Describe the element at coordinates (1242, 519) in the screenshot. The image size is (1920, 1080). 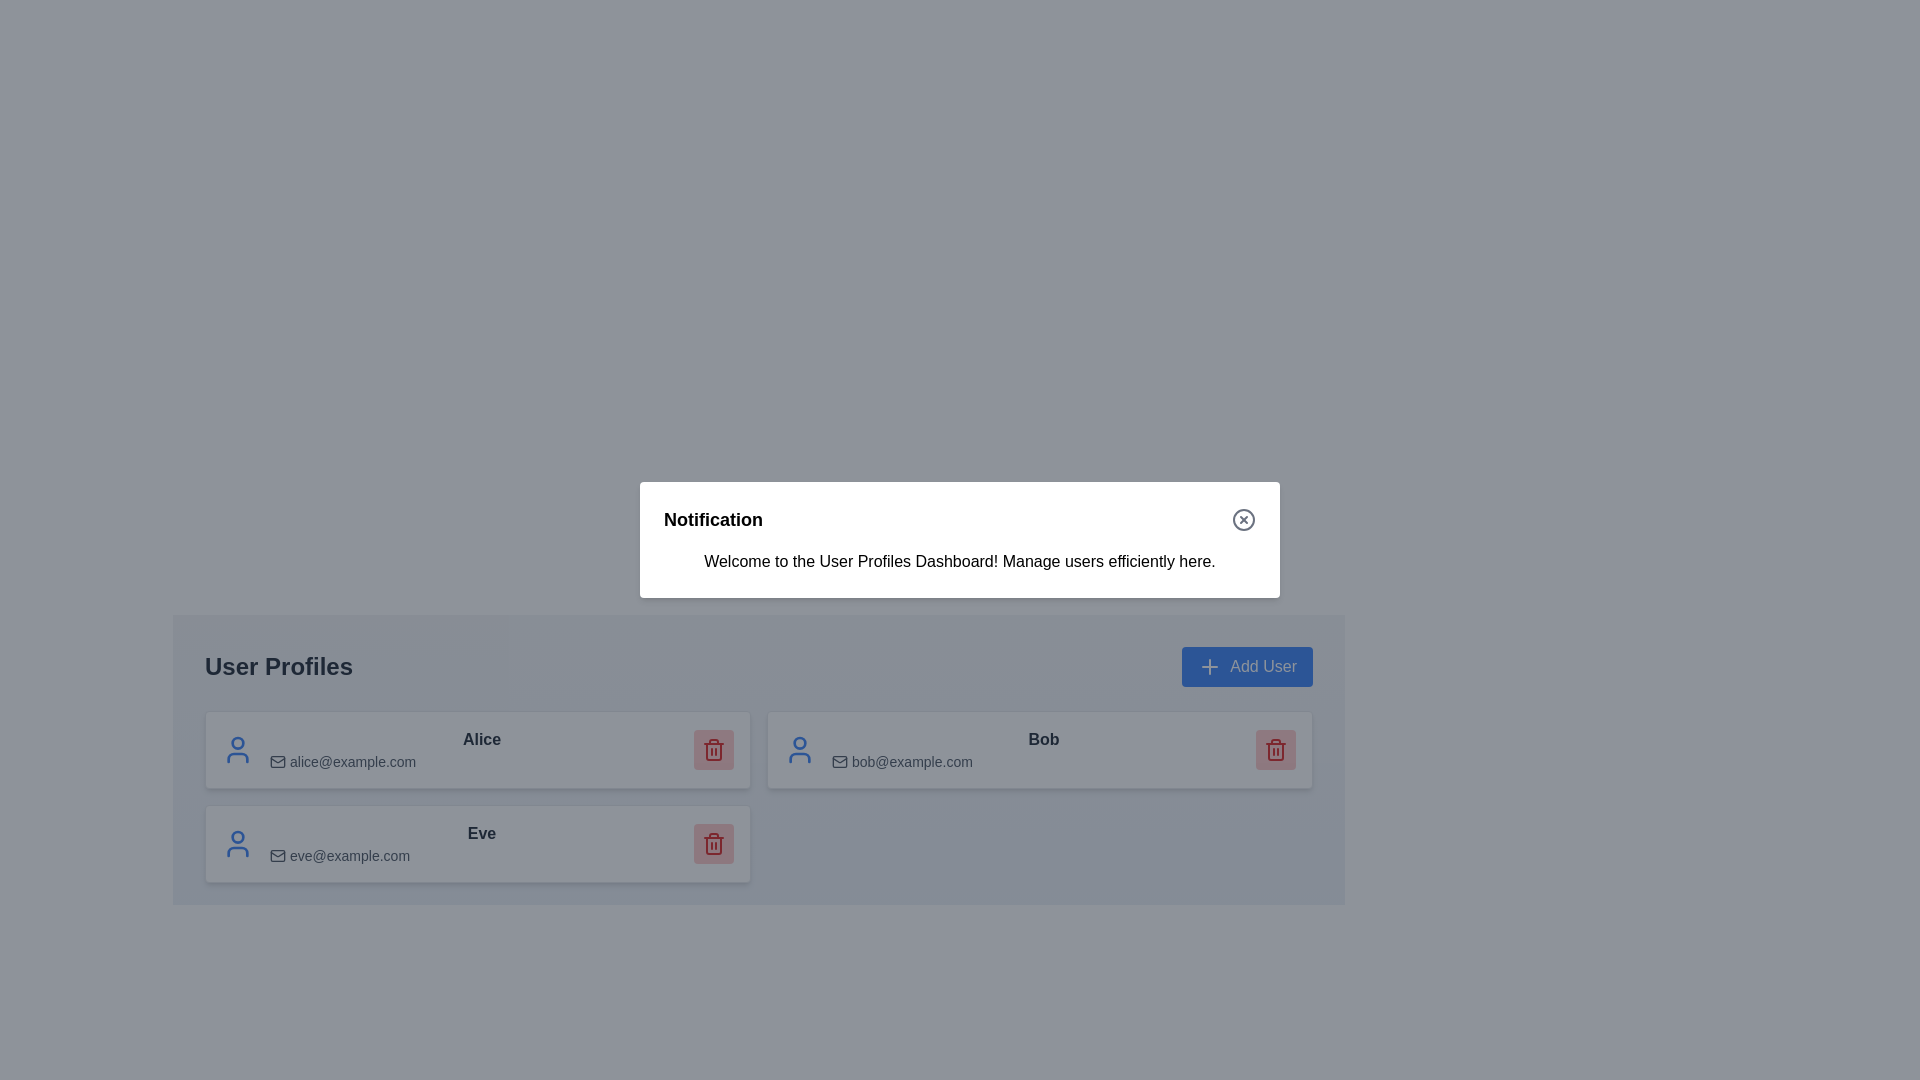
I see `the decorative background circle located at the top-right corner of the notification box, which enhances the visibility of the cross icon` at that location.